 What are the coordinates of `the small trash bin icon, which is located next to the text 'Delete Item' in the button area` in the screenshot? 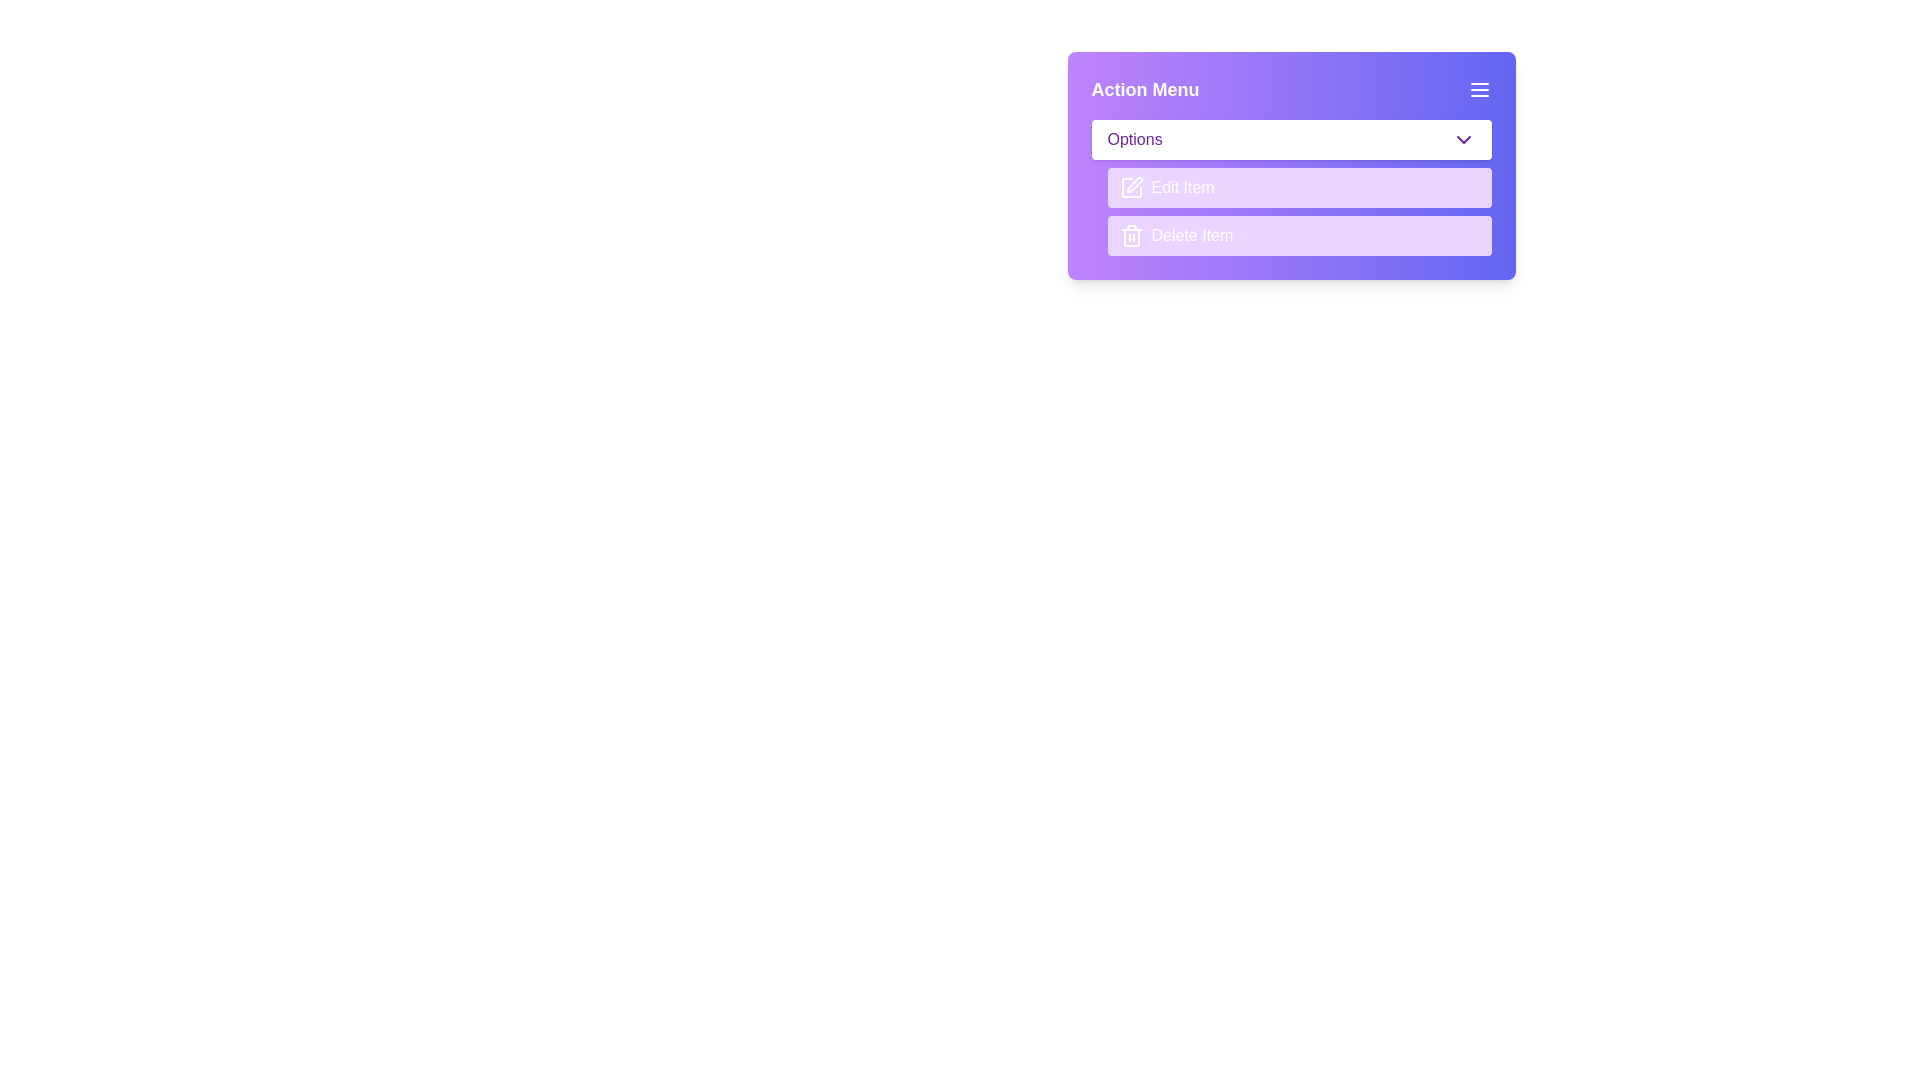 It's located at (1131, 234).